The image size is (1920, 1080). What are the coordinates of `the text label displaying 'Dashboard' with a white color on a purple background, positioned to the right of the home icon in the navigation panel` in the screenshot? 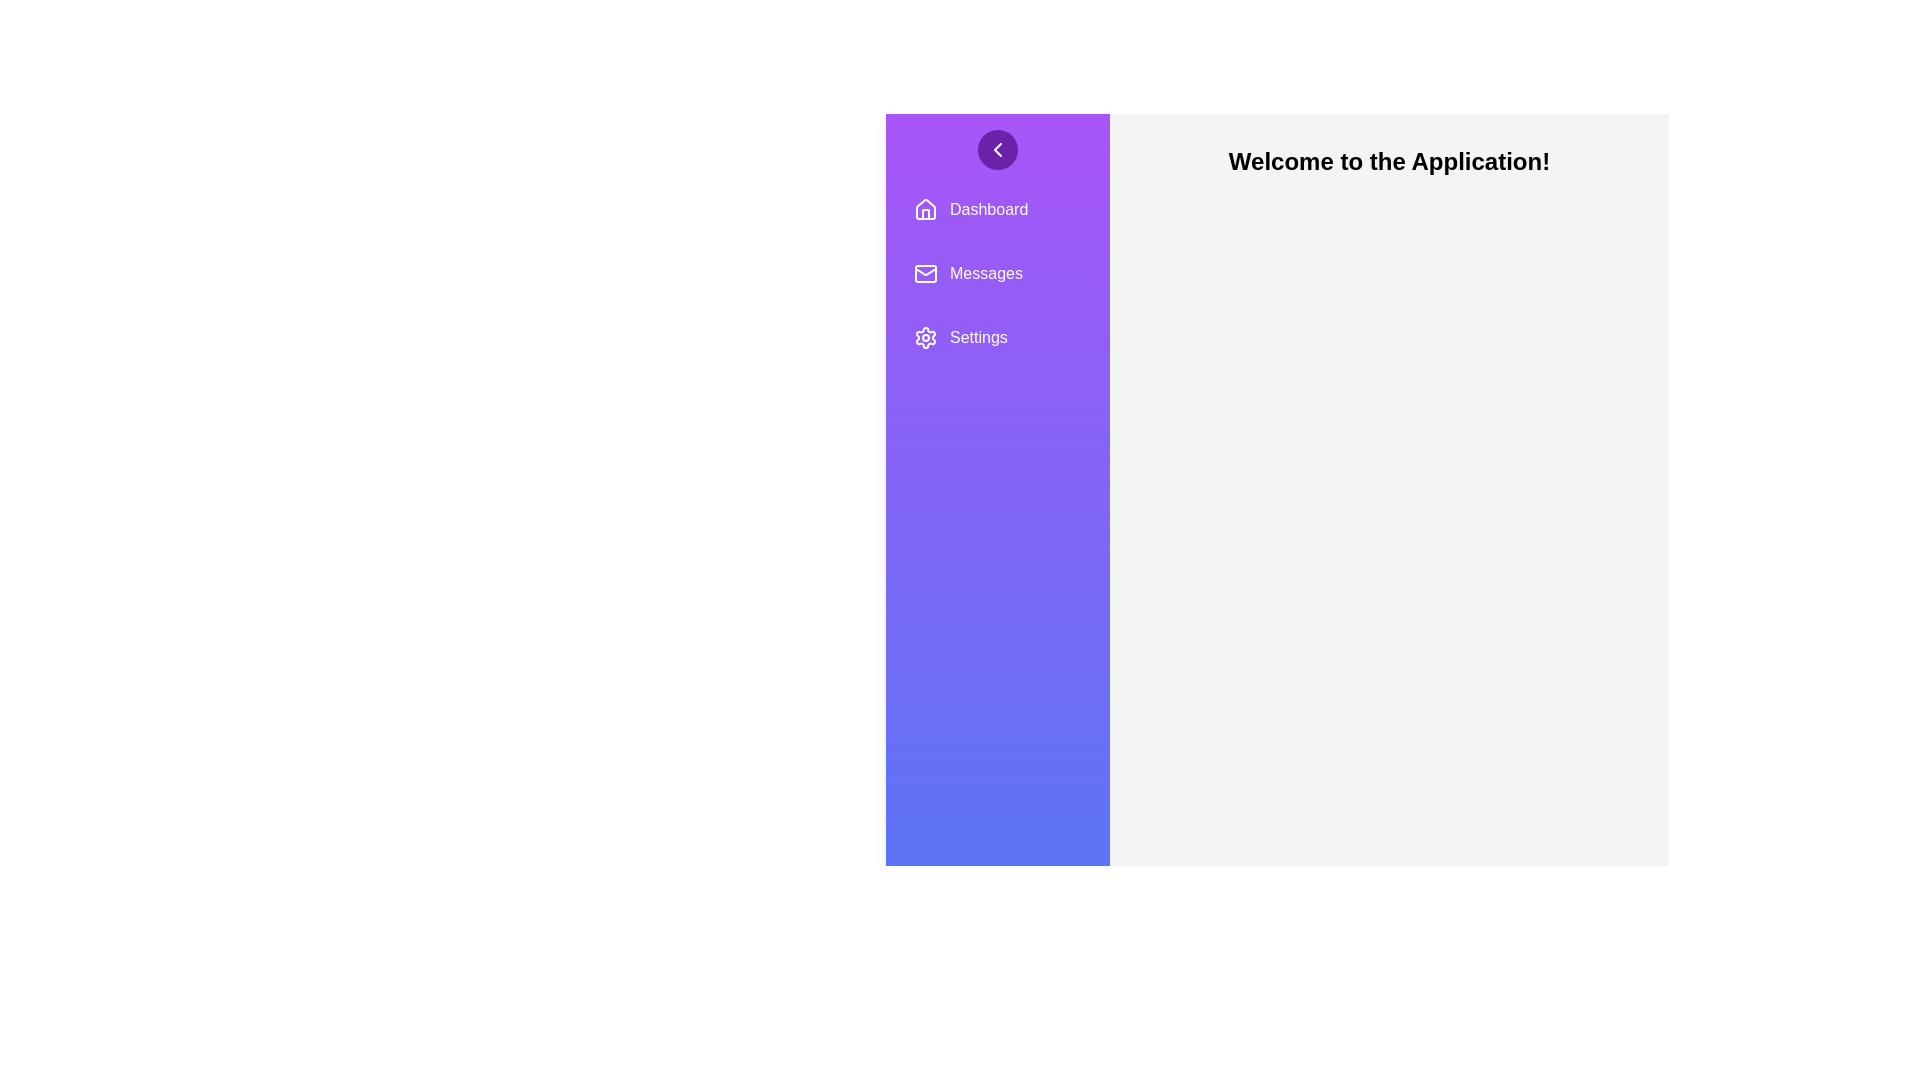 It's located at (989, 209).